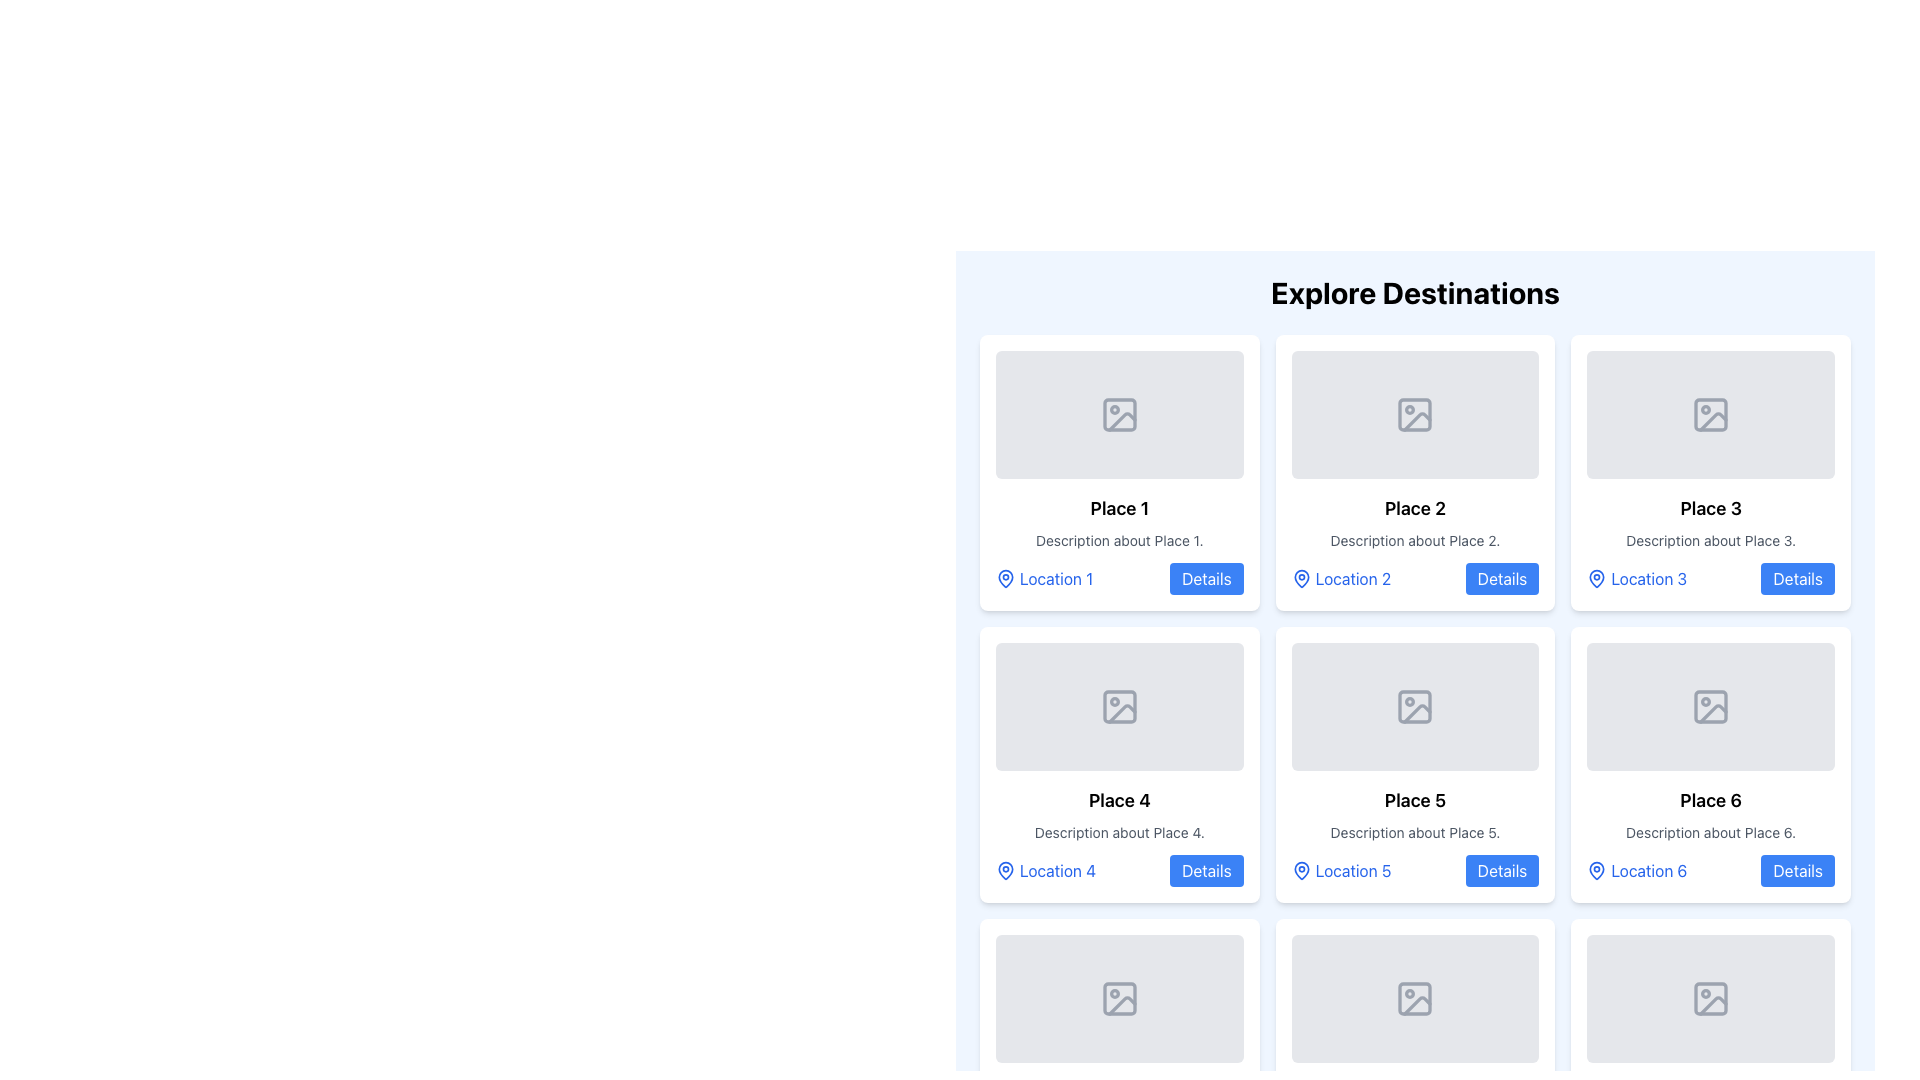 This screenshot has height=1080, width=1920. Describe the element at coordinates (1118, 414) in the screenshot. I see `the Image Placeholder, which is a large rectangular area with a light gray background and rounded corners, located in the upper part of the card for 'Place 1'` at that location.